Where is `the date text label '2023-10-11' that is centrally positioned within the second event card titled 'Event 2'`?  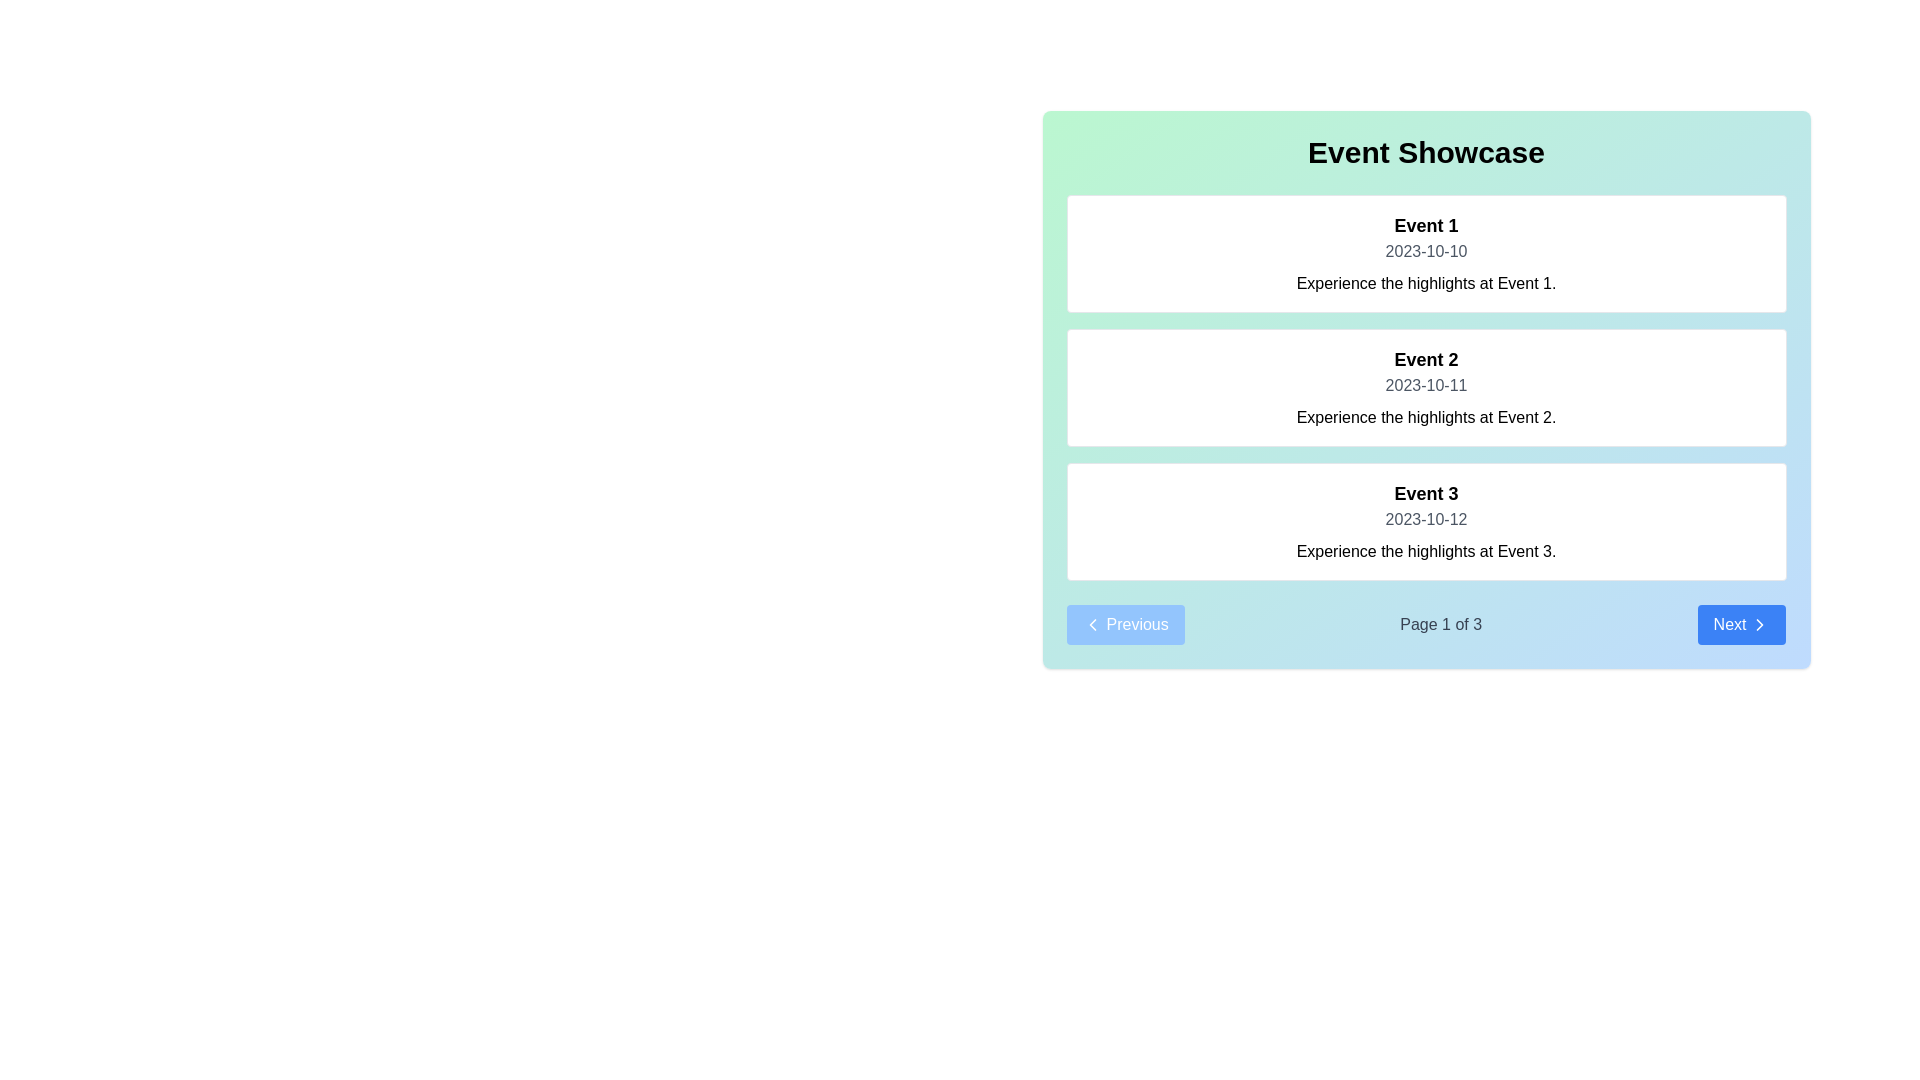
the date text label '2023-10-11' that is centrally positioned within the second event card titled 'Event 2' is located at coordinates (1425, 385).